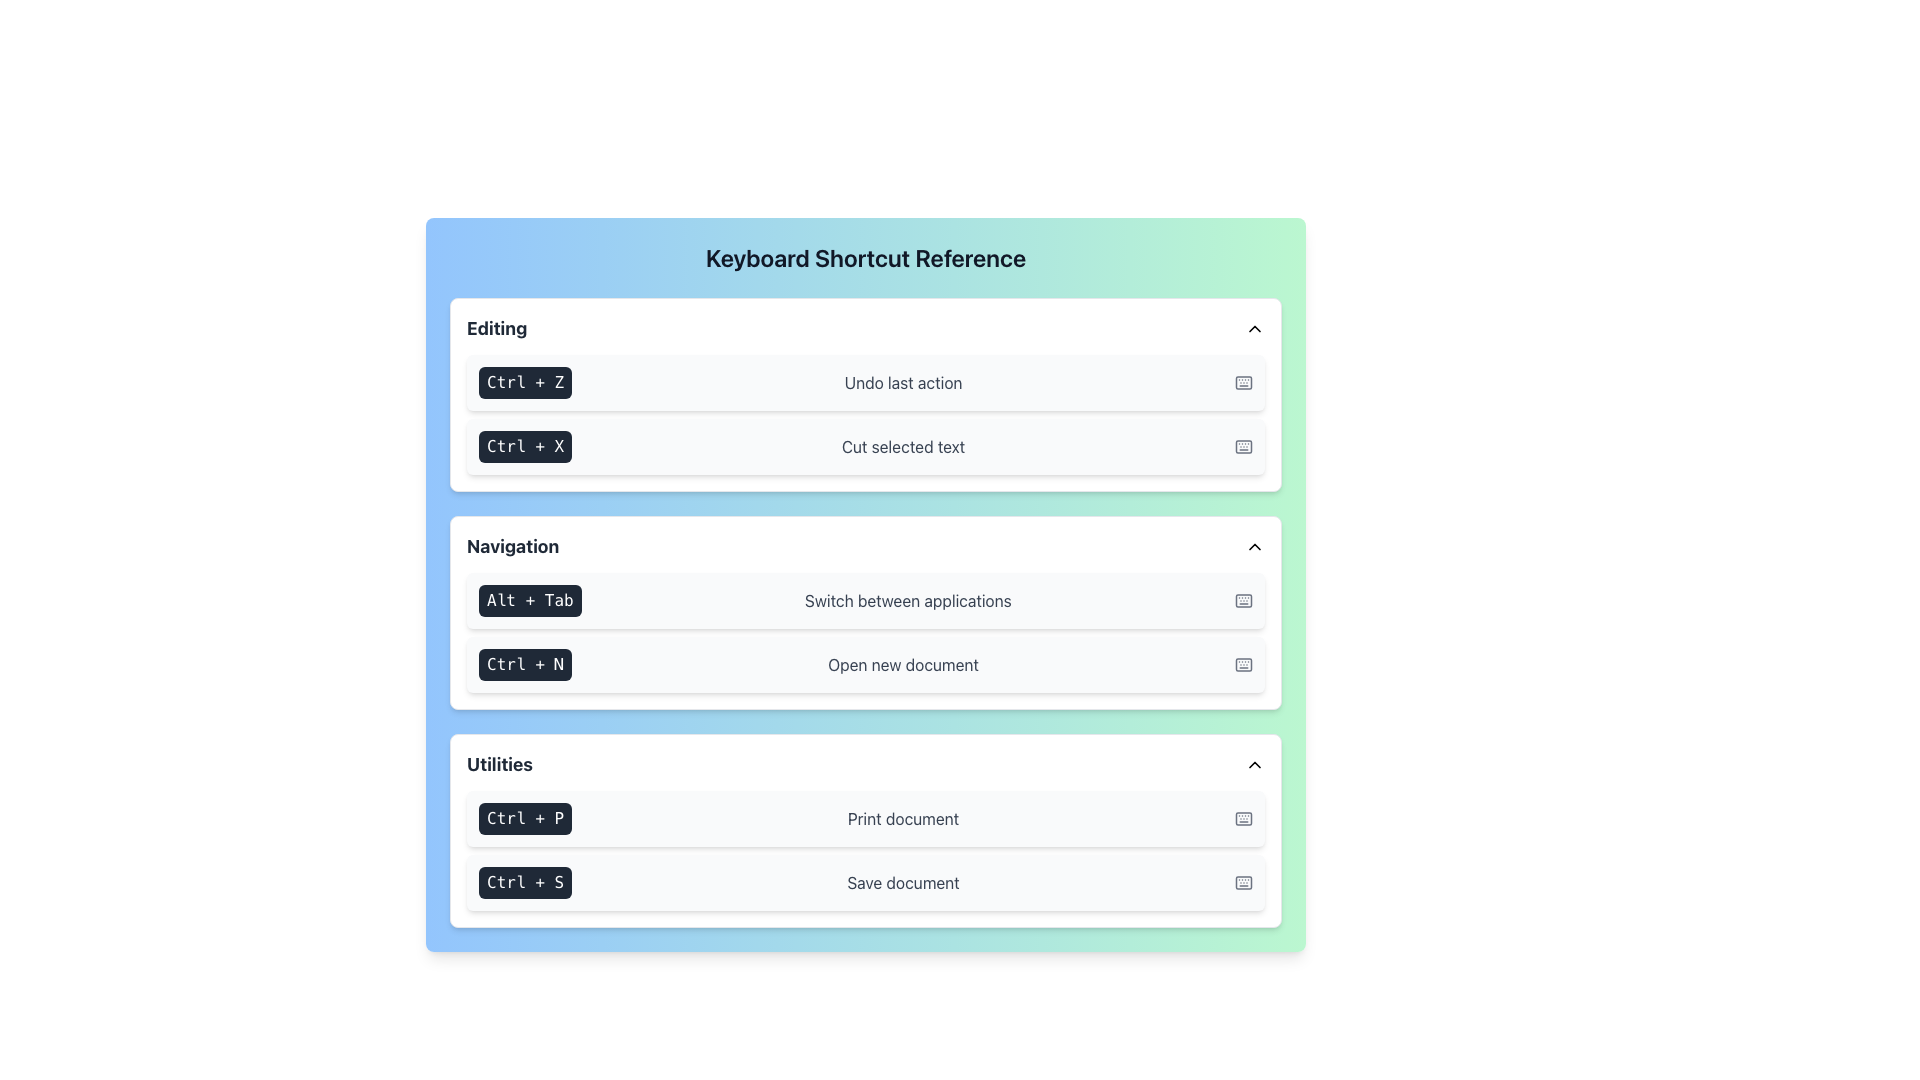  Describe the element at coordinates (865, 414) in the screenshot. I see `shortcut descriptions from the Shortcut Reference Panel, which displays keyboard shortcuts and their descriptions in the Editing section of the Keyboard Shortcut Reference interface` at that location.